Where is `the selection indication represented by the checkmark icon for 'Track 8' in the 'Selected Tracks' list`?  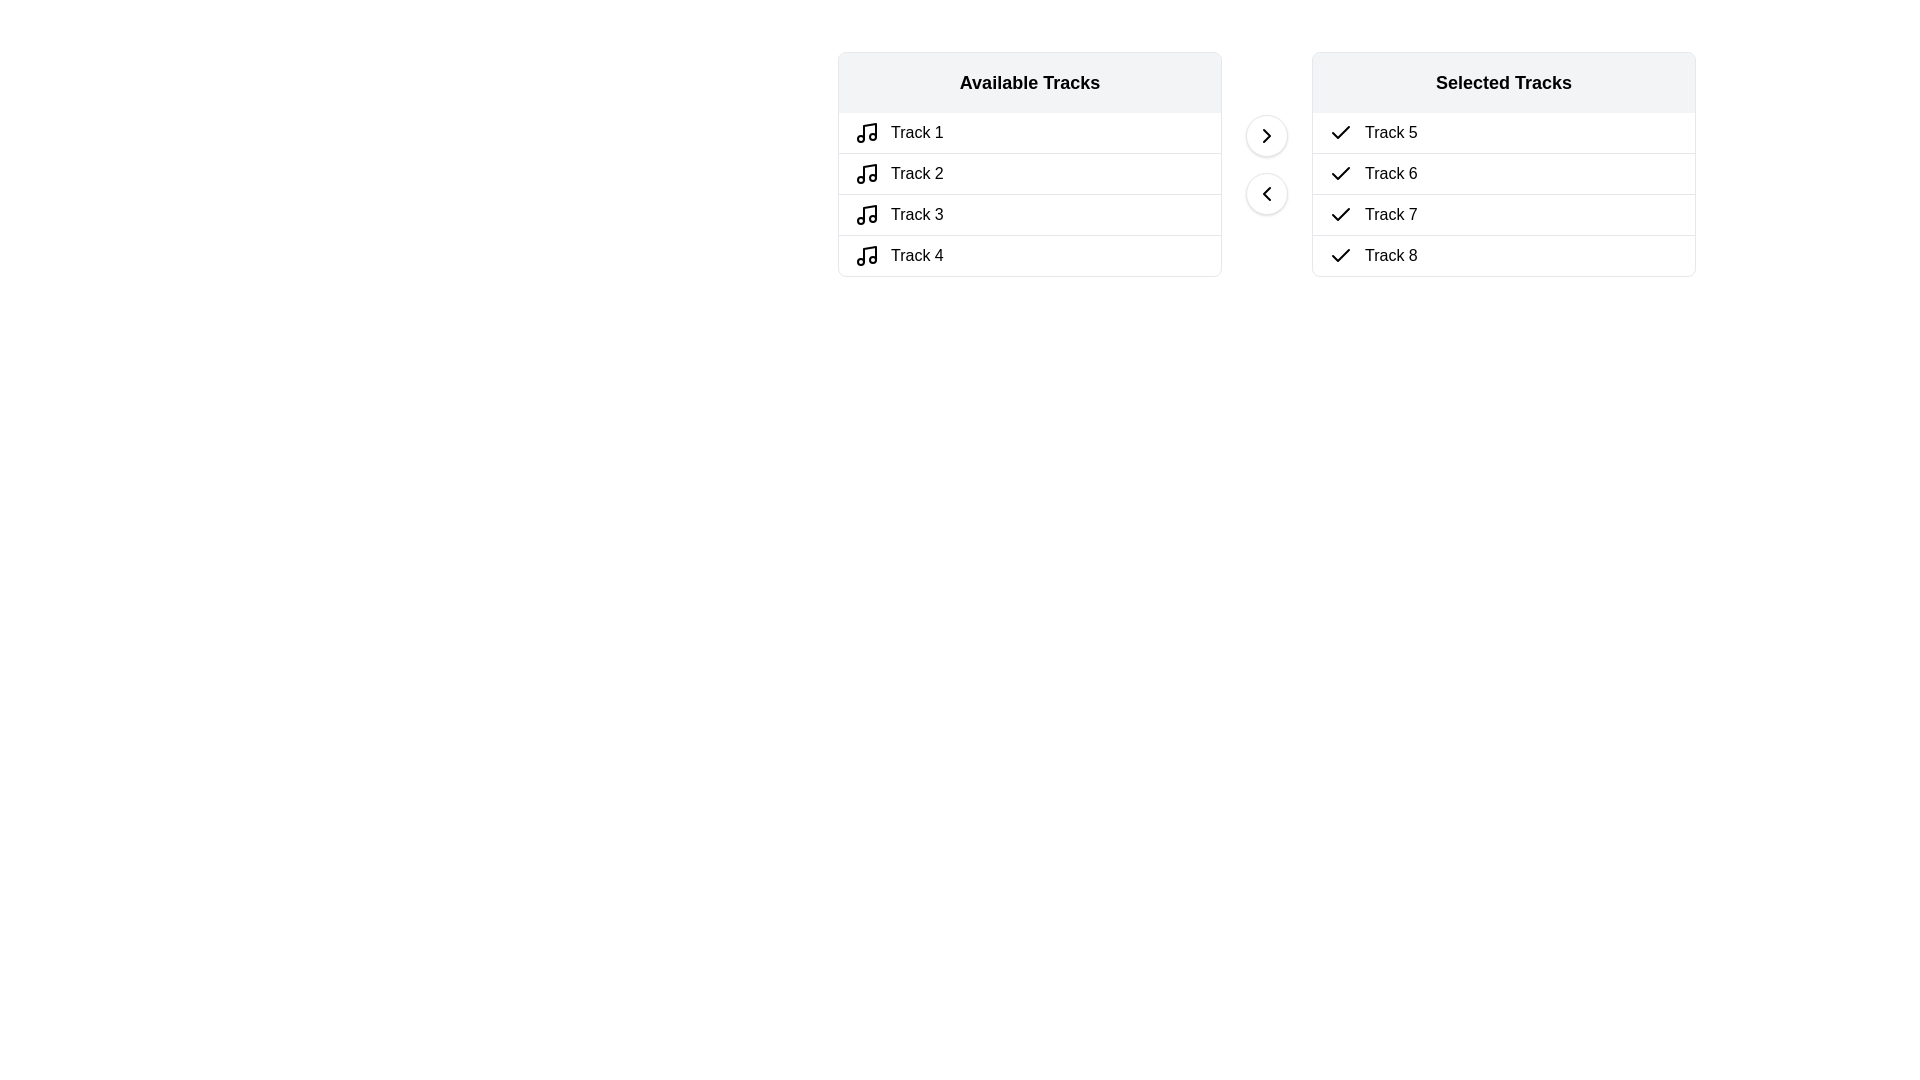
the selection indication represented by the checkmark icon for 'Track 8' in the 'Selected Tracks' list is located at coordinates (1340, 254).